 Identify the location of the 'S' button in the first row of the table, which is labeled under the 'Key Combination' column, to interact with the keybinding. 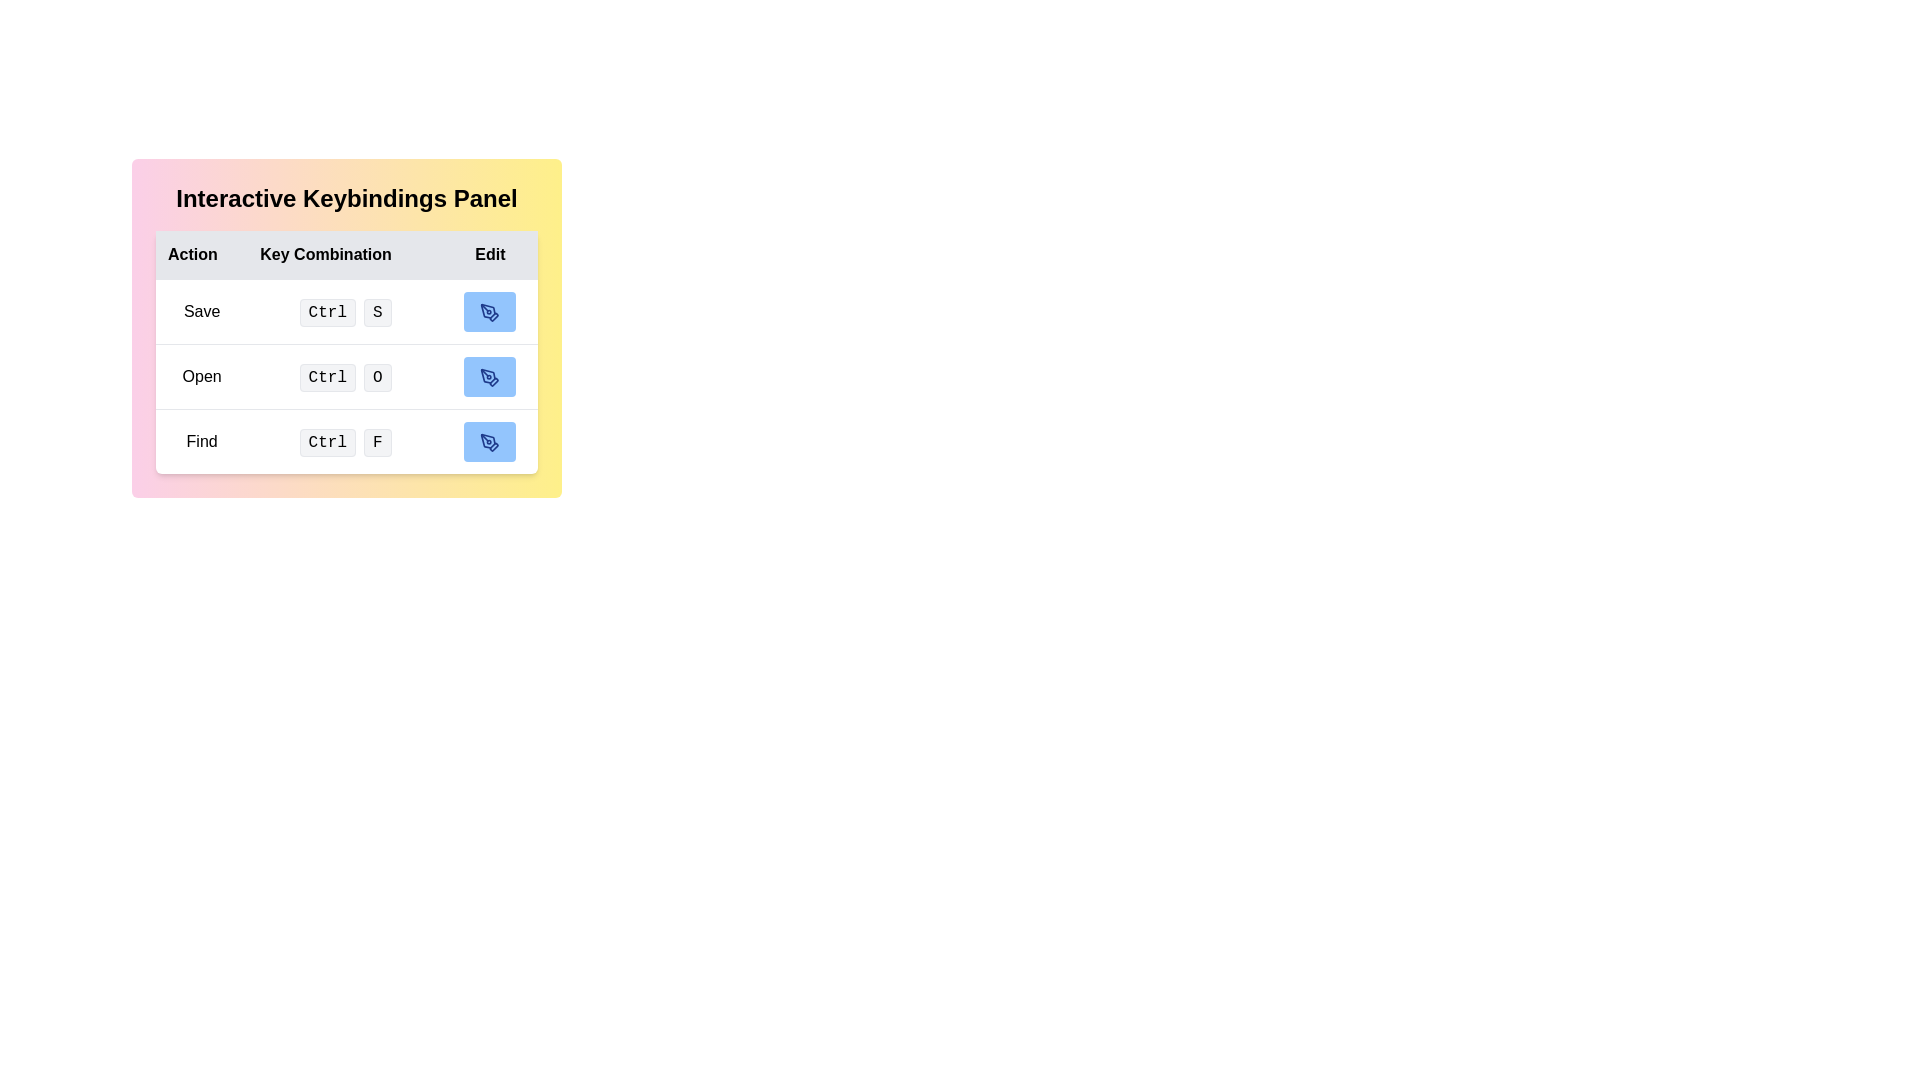
(346, 312).